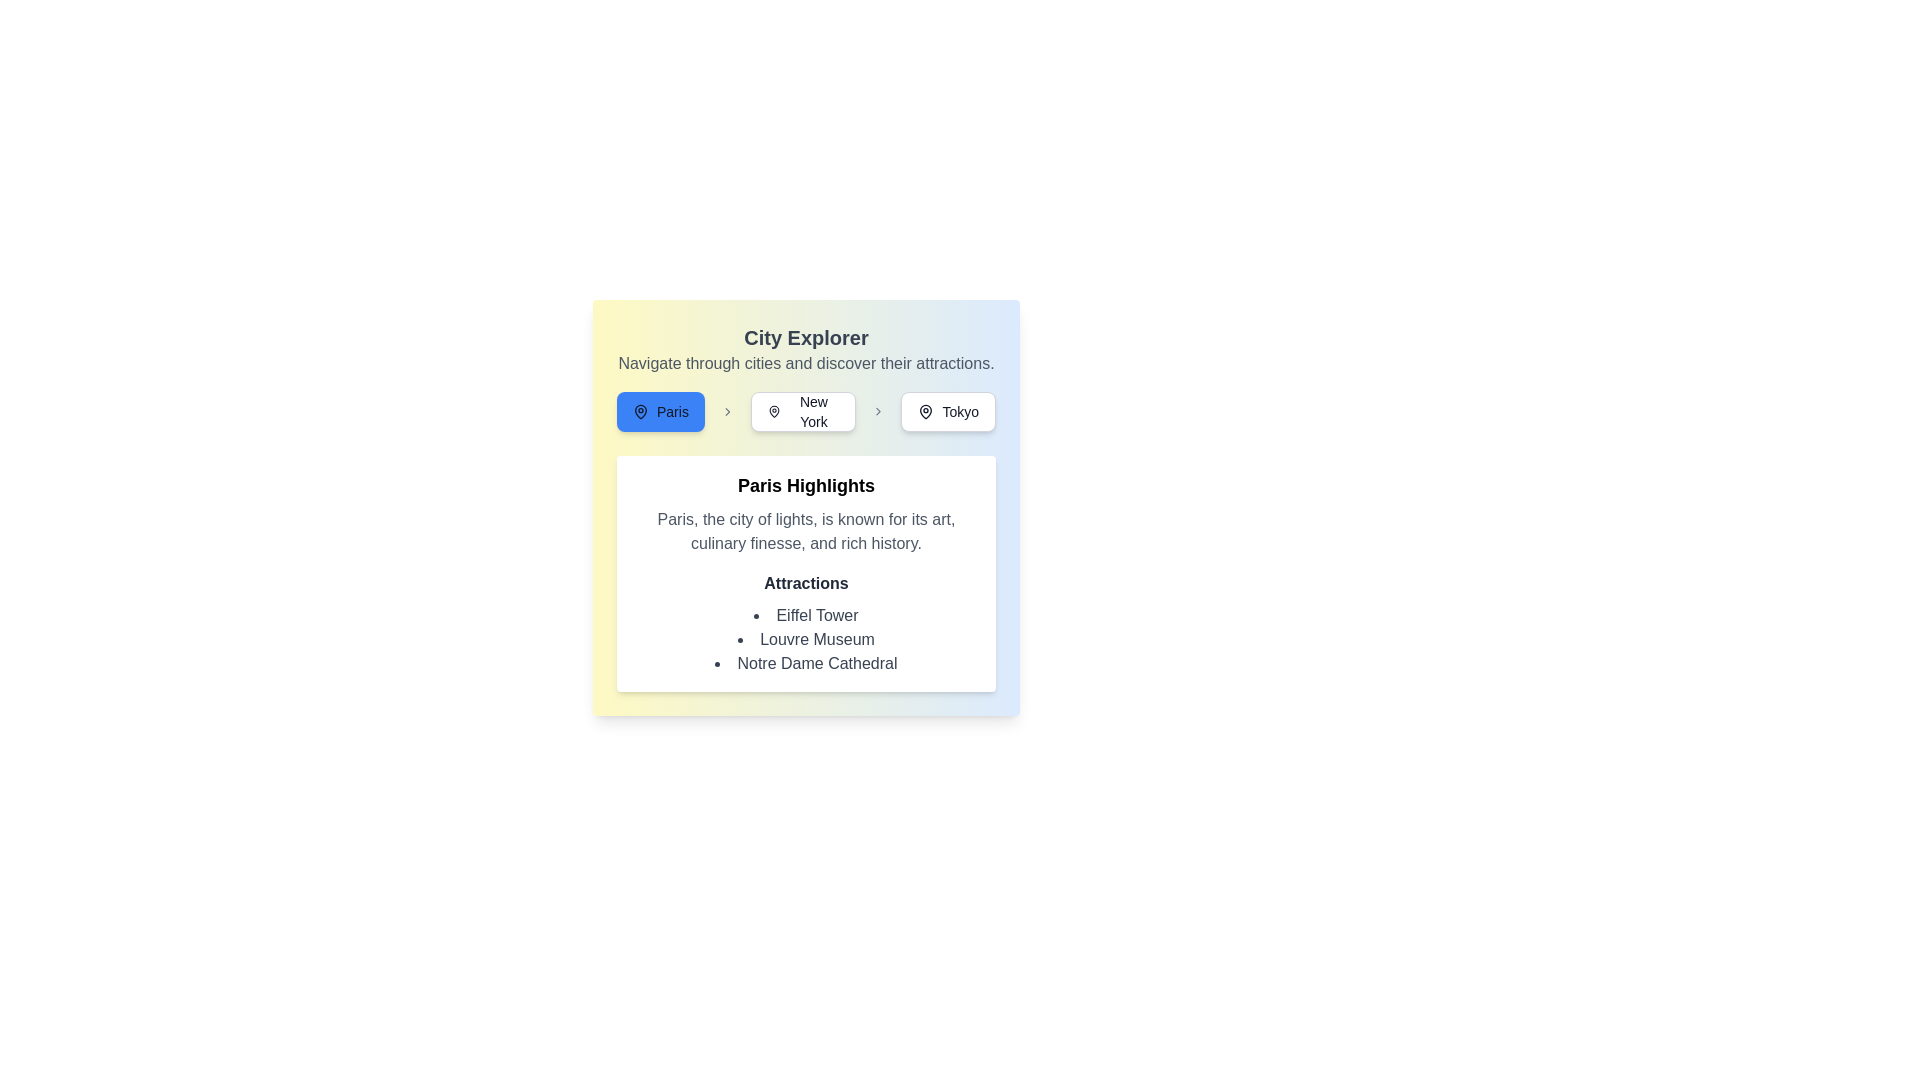 Image resolution: width=1920 pixels, height=1080 pixels. What do you see at coordinates (726, 411) in the screenshot?
I see `the Chevron Icon located between the 'Paris' and 'New York' city buttons` at bounding box center [726, 411].